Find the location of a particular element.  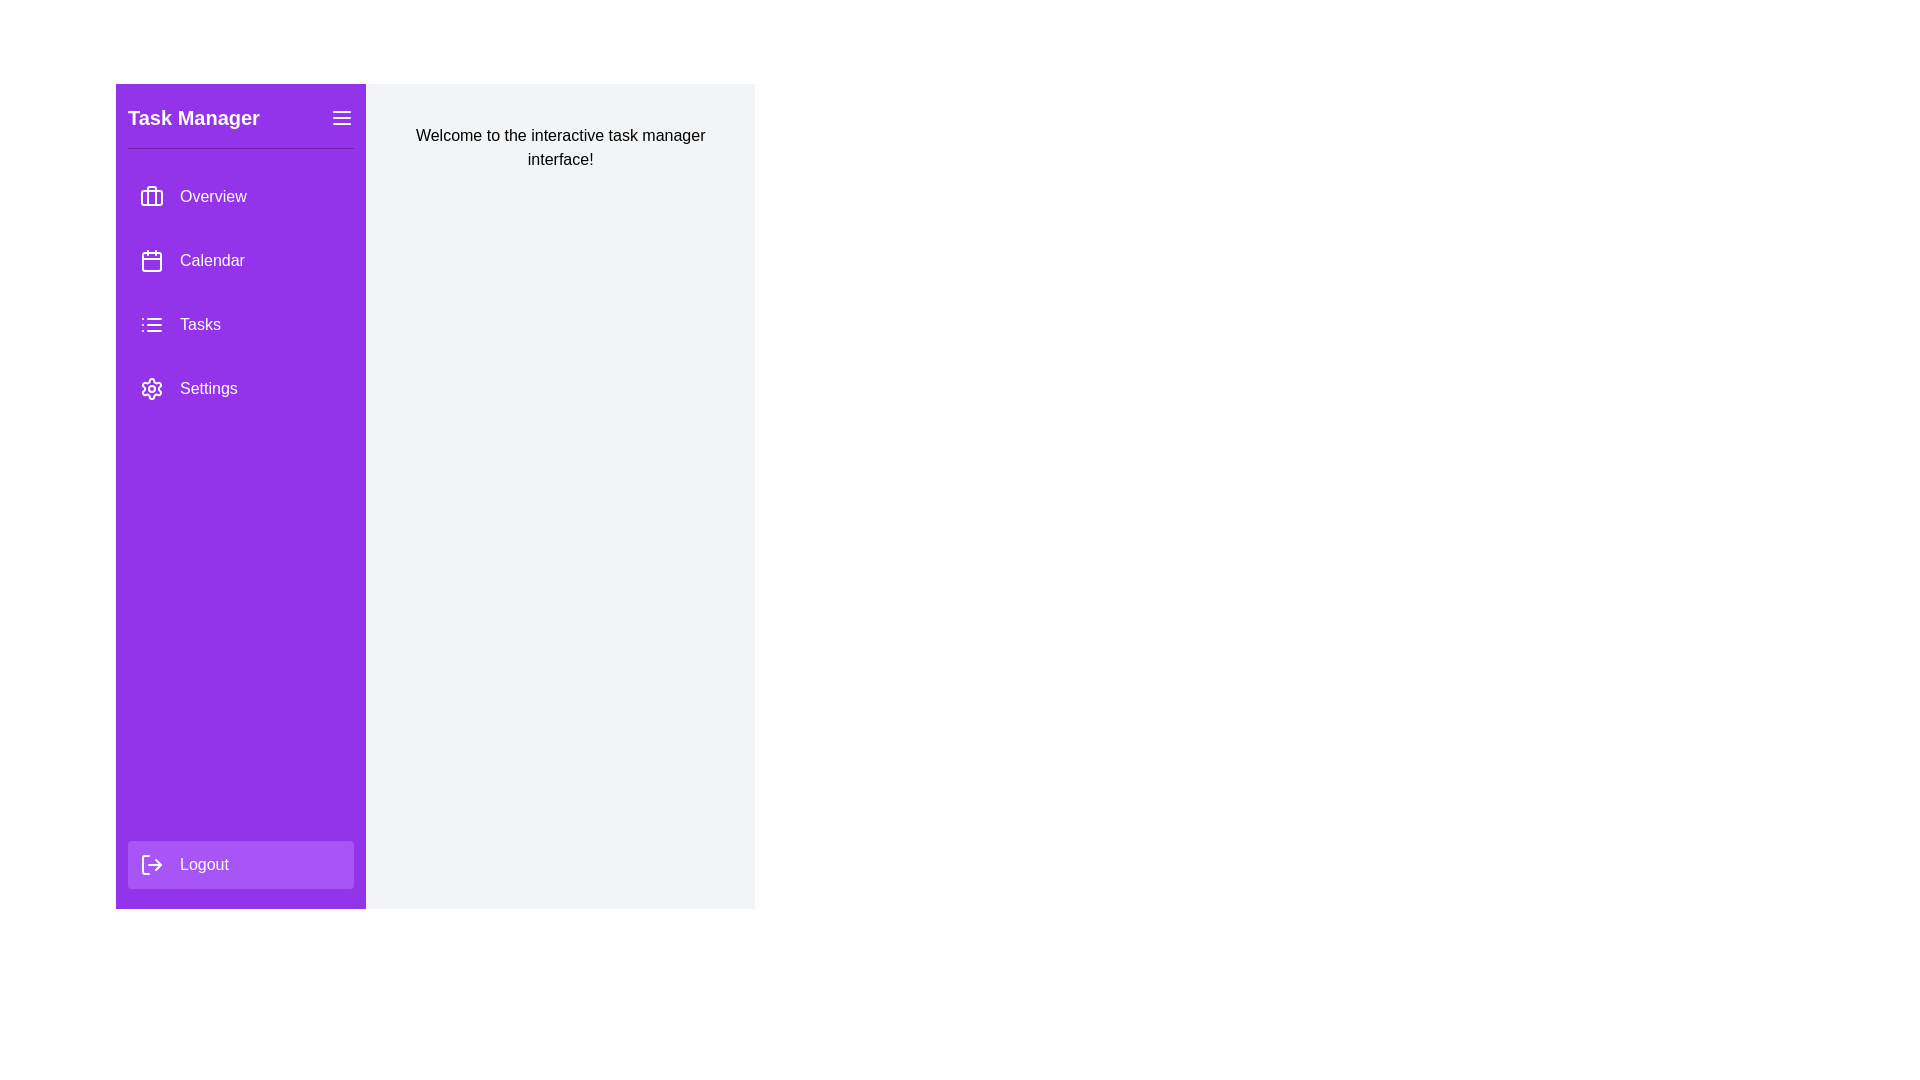

the menu option Settings from the Task Management Drawer is located at coordinates (240, 389).